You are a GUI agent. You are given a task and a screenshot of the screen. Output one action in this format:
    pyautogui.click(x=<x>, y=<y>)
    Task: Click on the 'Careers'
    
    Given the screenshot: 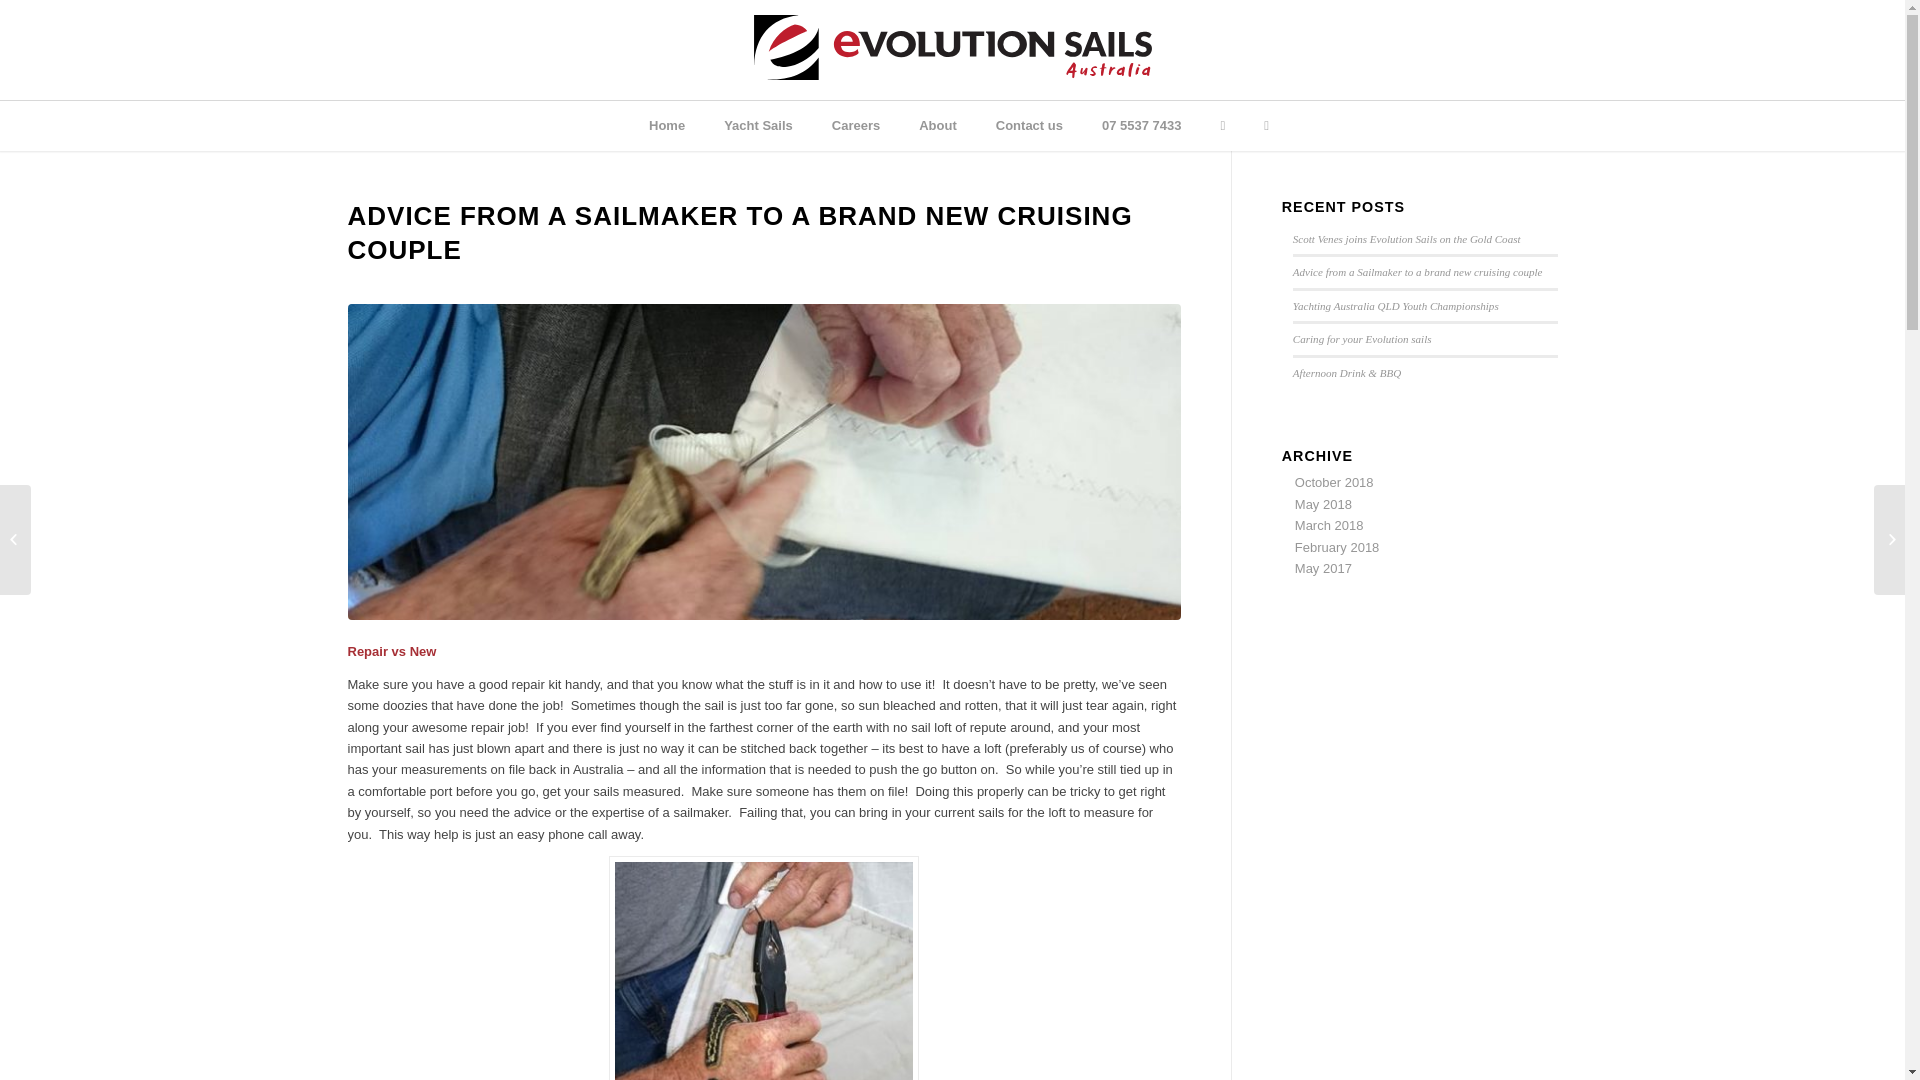 What is the action you would take?
    pyautogui.click(x=855, y=126)
    